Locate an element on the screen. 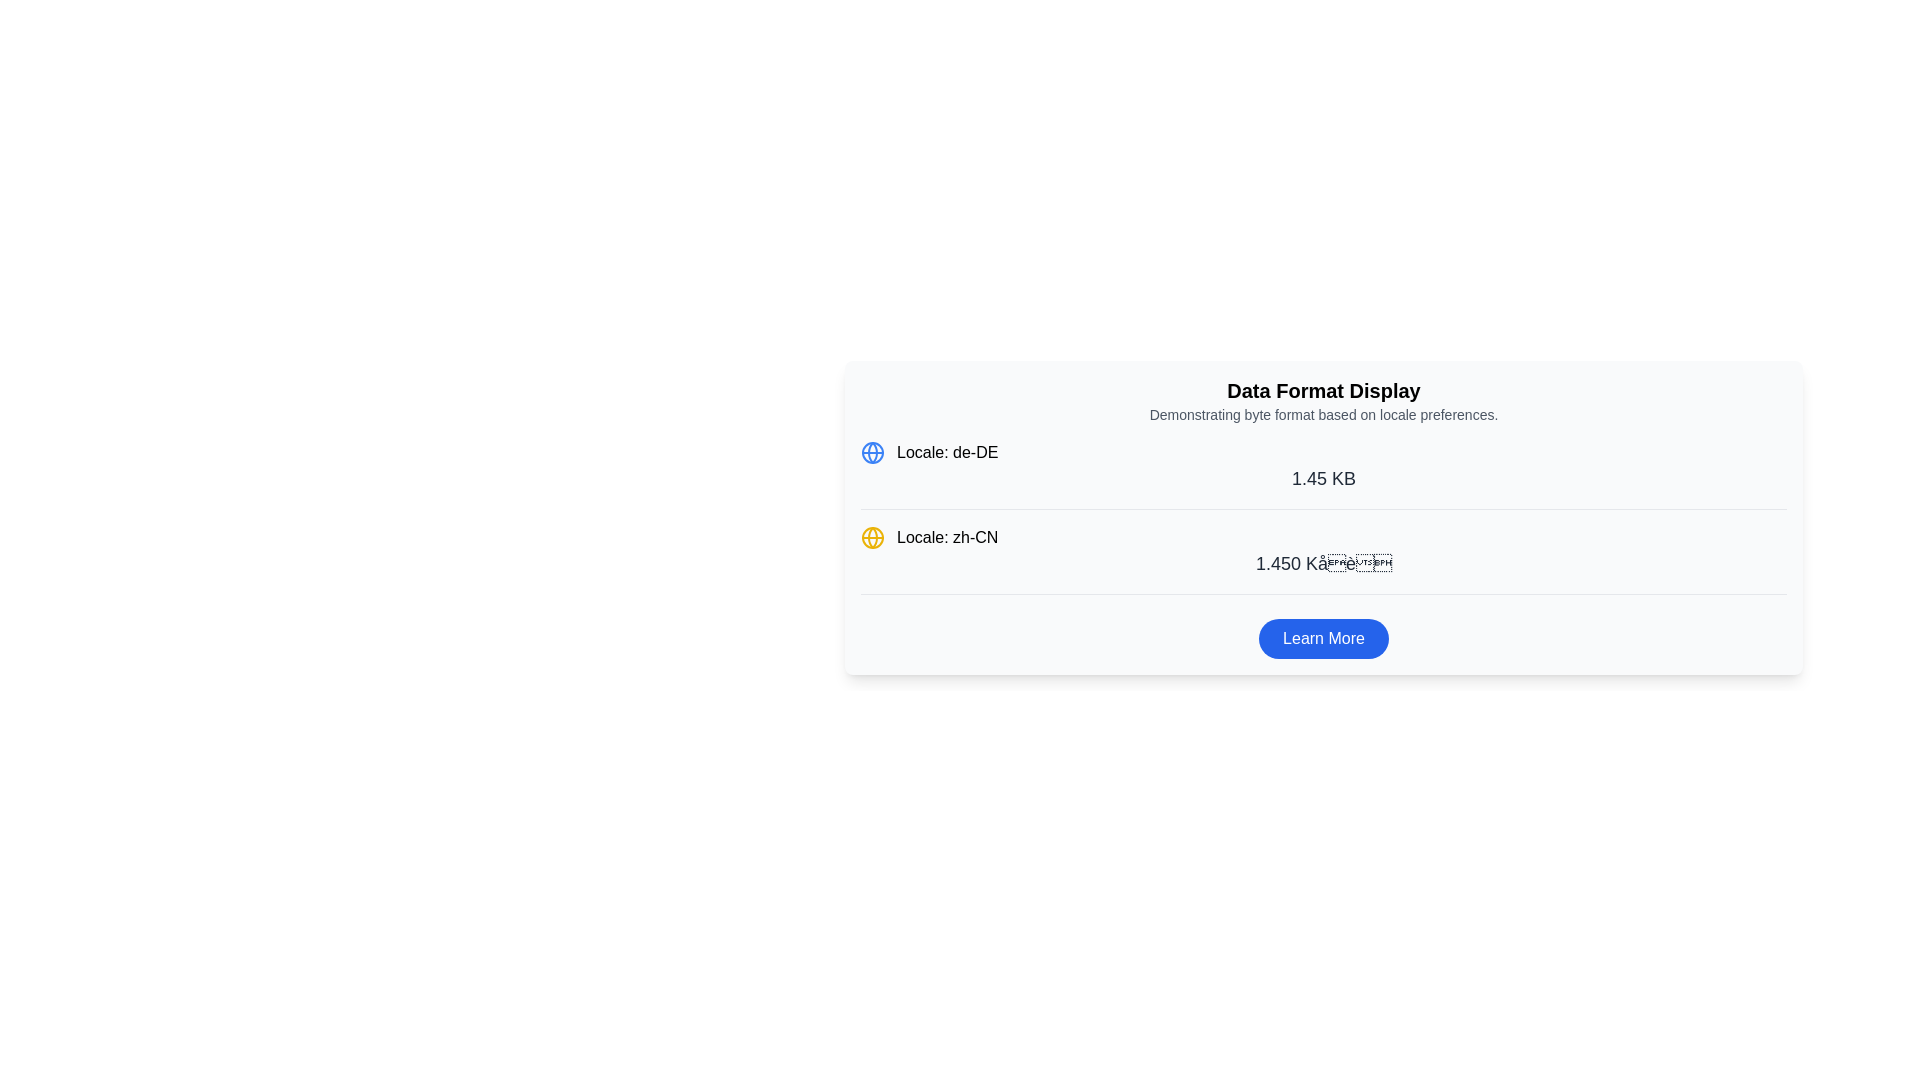  the text label displaying '1.450 Kåᚗèϊ', which is styled in gray and positioned to the right of 'Locale: zh-CN' is located at coordinates (1324, 563).